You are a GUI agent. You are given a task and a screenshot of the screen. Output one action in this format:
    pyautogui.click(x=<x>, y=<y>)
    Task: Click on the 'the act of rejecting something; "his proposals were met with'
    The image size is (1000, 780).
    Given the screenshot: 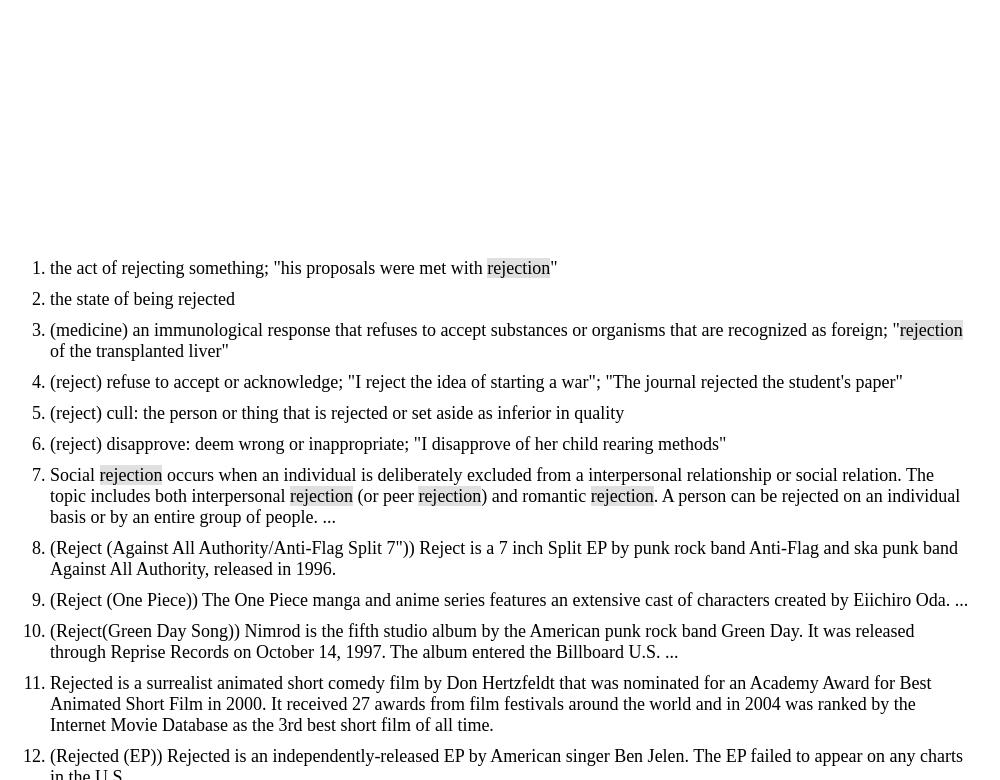 What is the action you would take?
    pyautogui.click(x=268, y=268)
    